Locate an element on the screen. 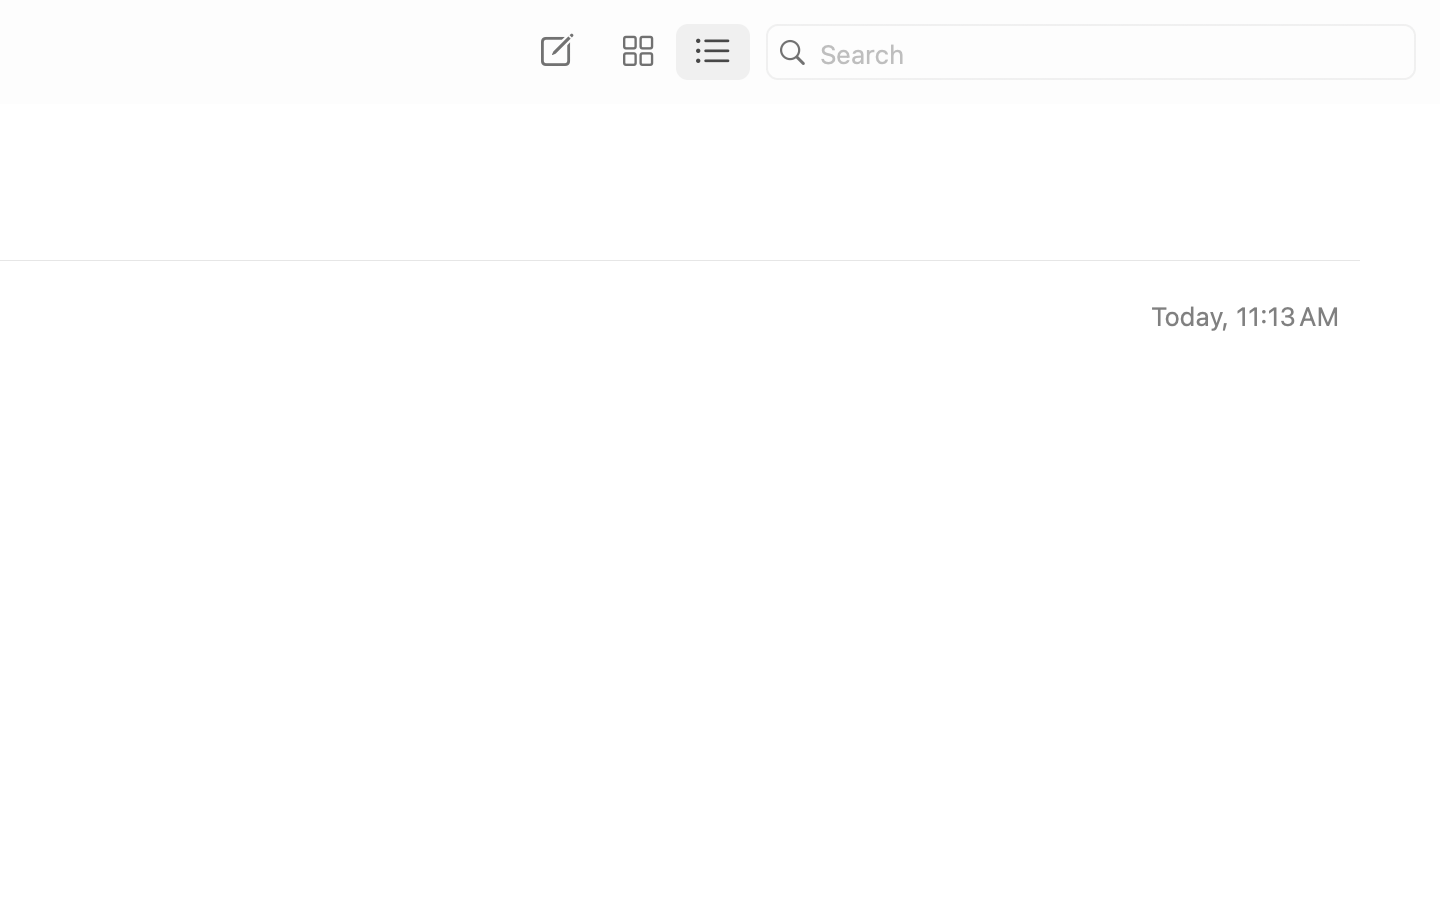  'Today, 11:13 AM' is located at coordinates (1243, 314).